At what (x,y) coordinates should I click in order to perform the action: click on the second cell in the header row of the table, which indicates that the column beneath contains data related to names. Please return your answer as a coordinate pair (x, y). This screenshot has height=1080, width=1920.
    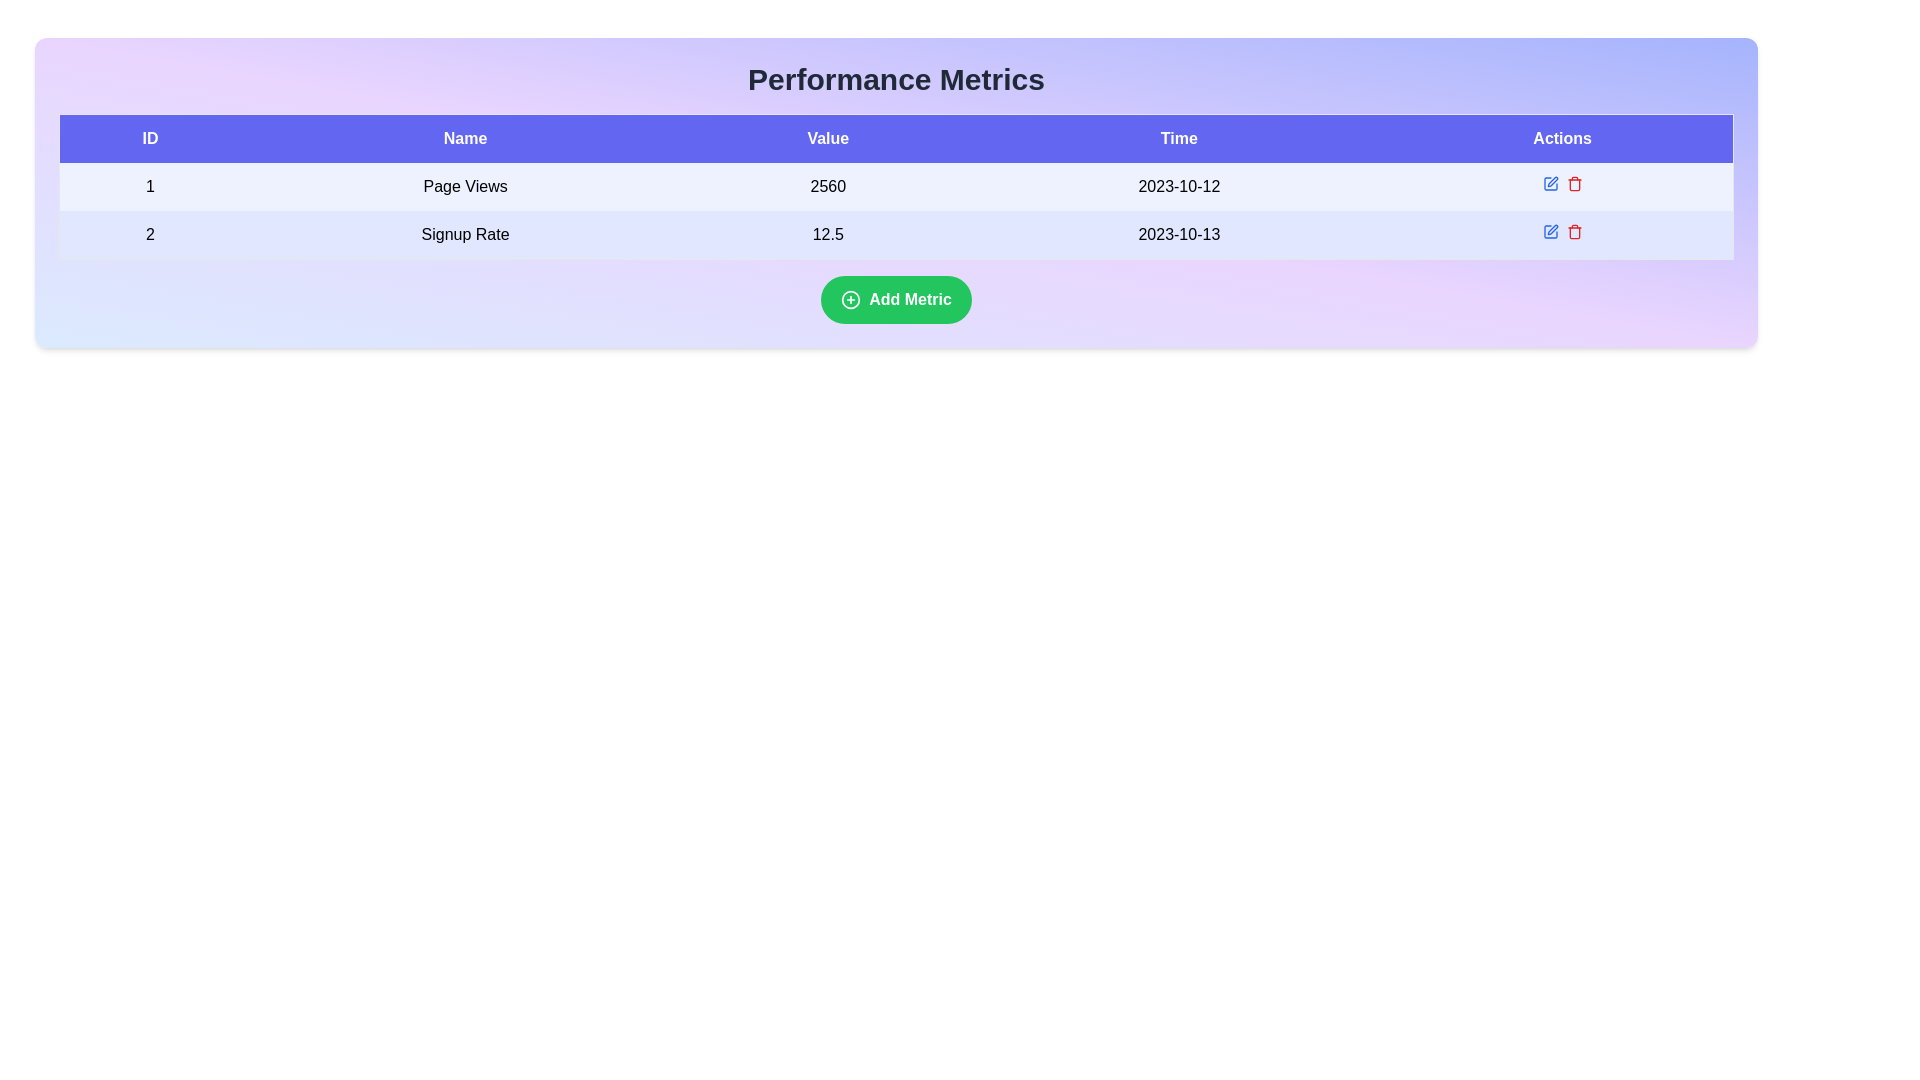
    Looking at the image, I should click on (464, 137).